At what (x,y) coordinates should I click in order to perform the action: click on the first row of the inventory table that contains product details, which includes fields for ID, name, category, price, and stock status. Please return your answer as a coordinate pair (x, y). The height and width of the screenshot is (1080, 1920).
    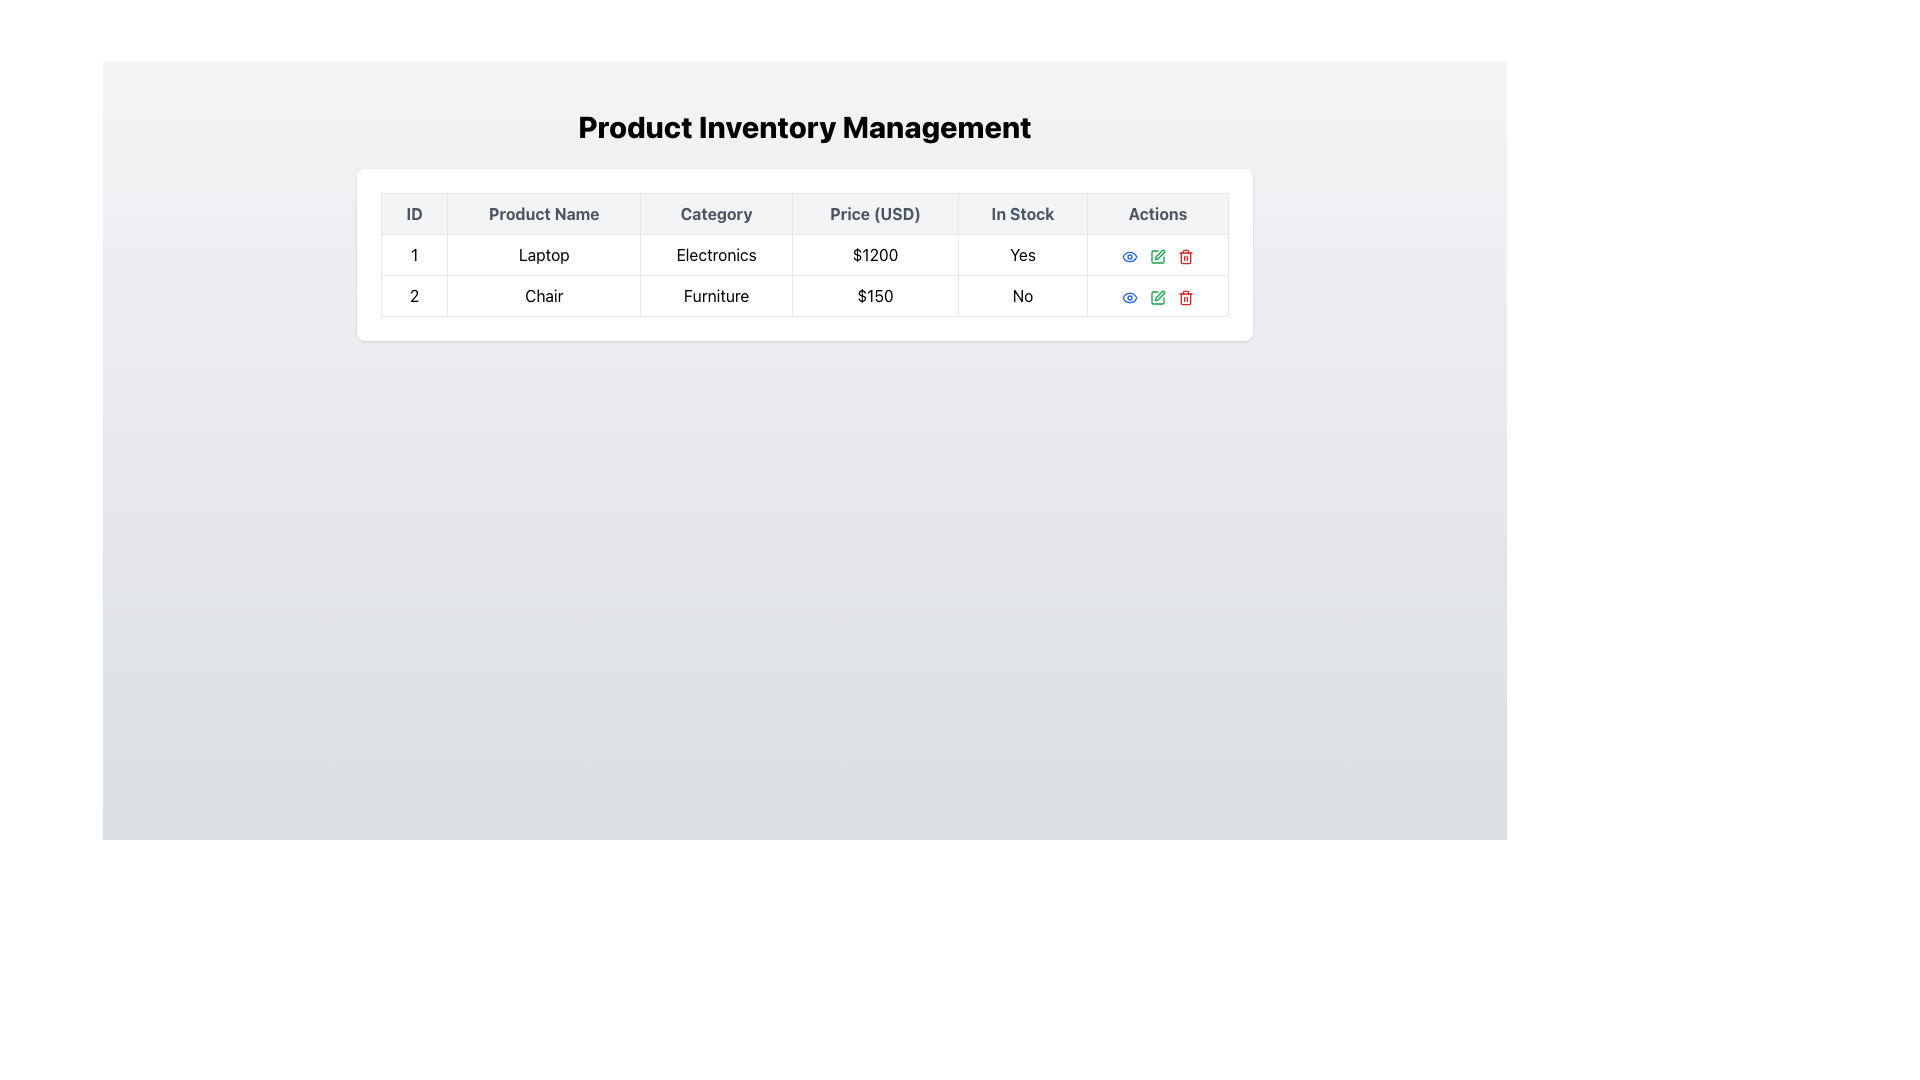
    Looking at the image, I should click on (805, 253).